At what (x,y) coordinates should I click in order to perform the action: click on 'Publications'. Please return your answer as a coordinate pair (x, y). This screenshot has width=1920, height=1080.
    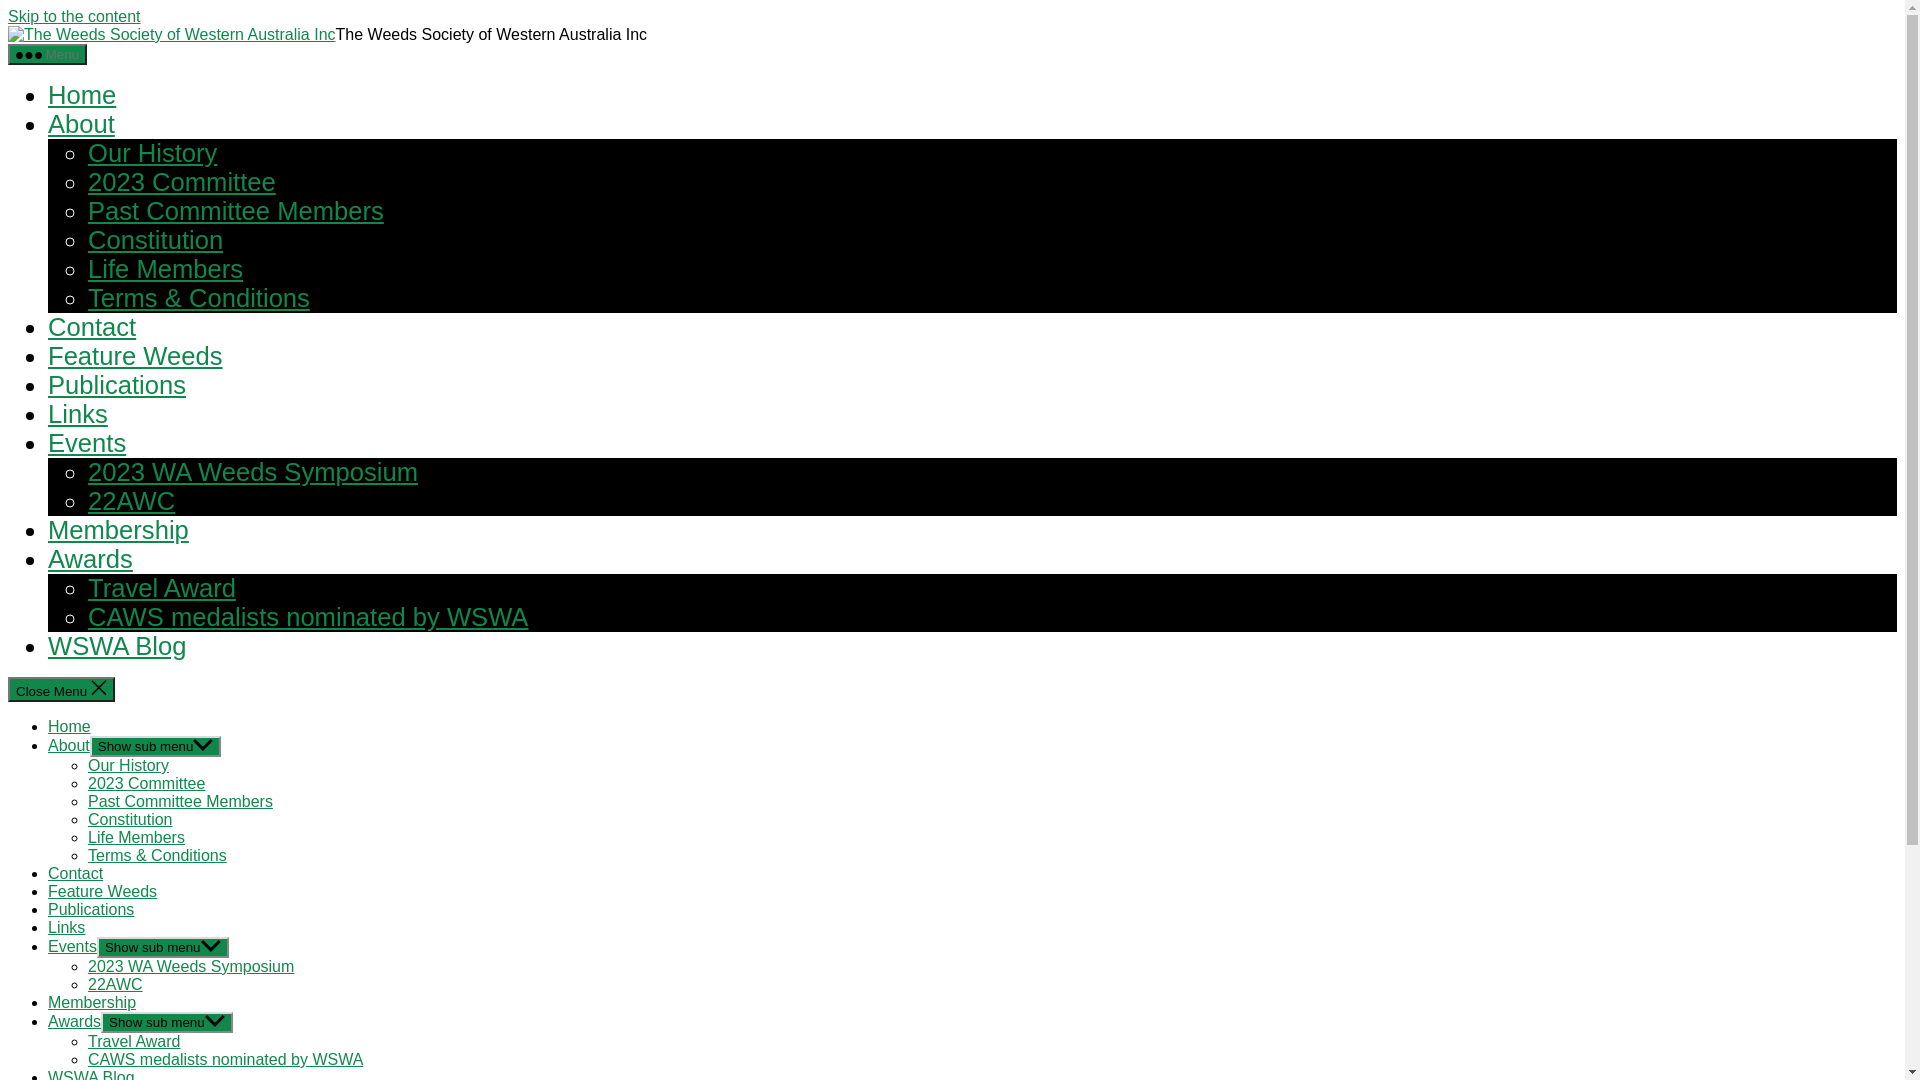
    Looking at the image, I should click on (90, 909).